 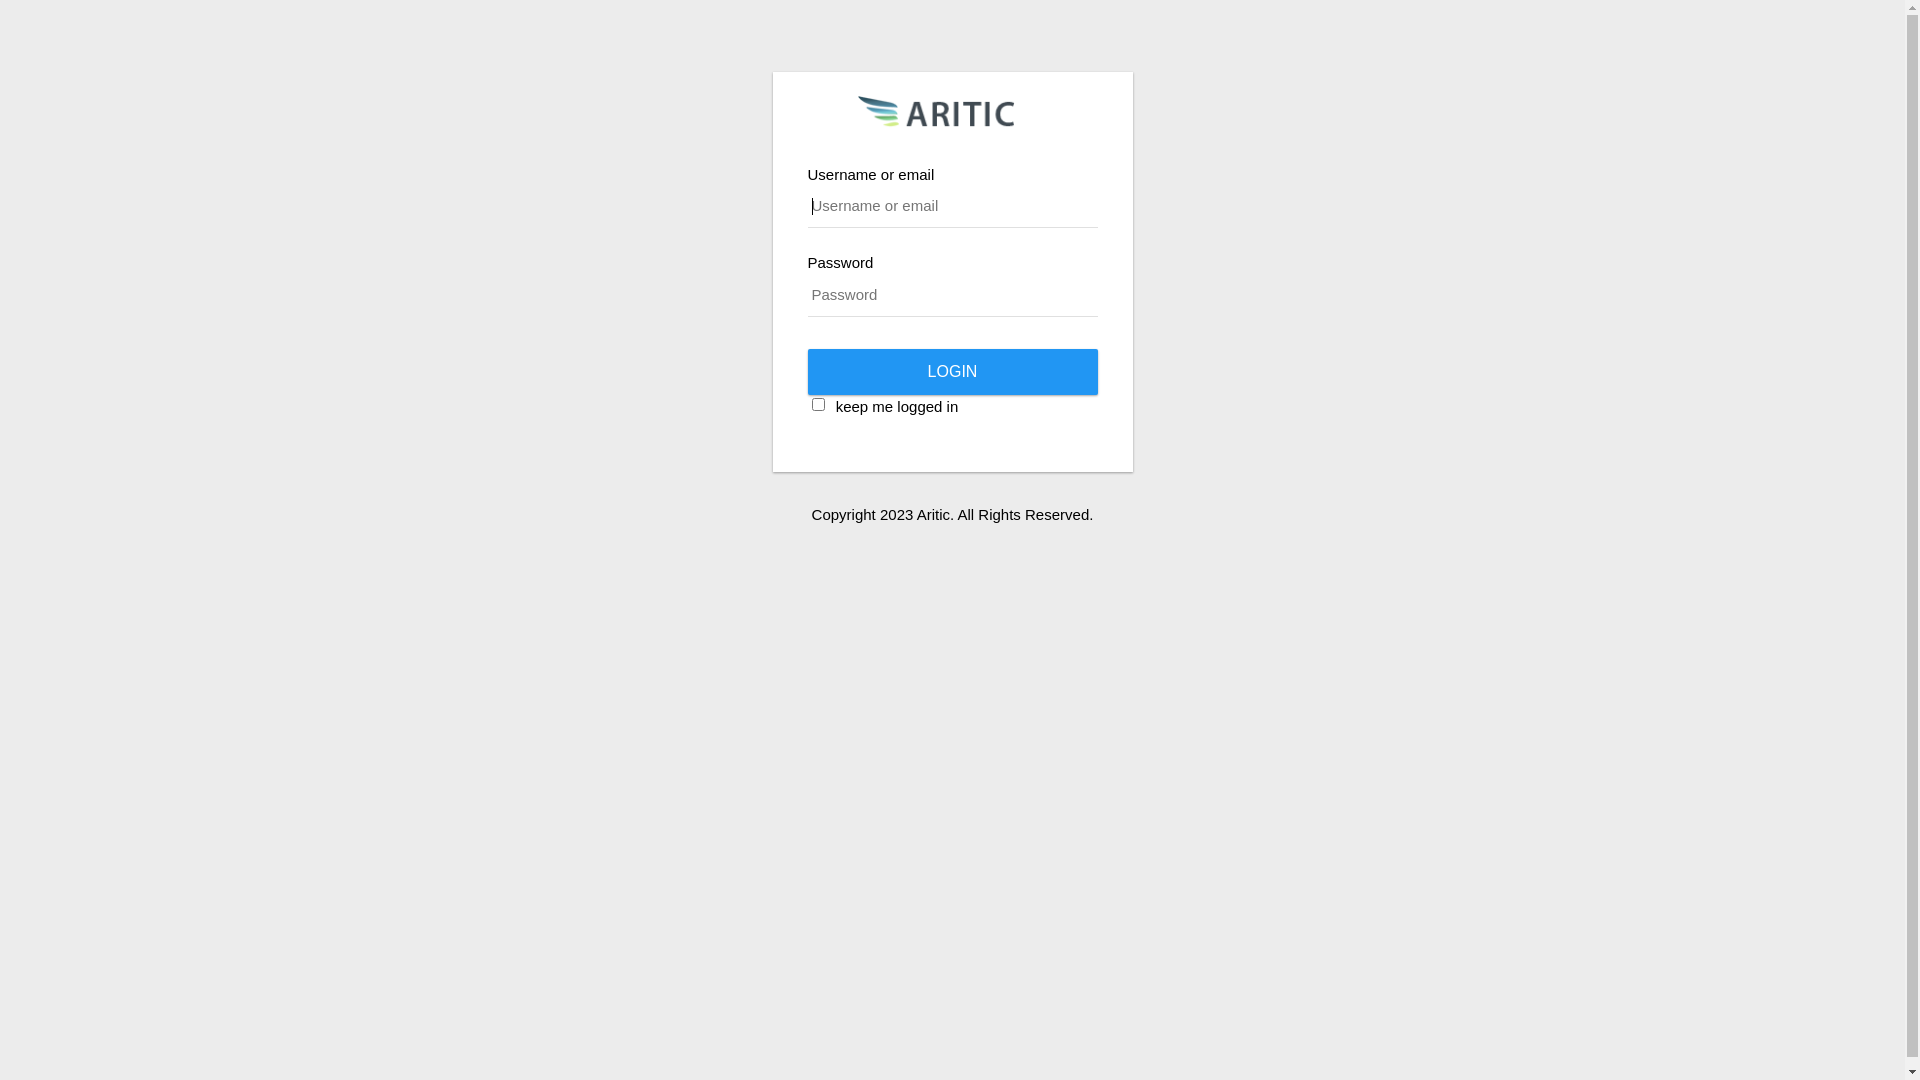 What do you see at coordinates (952, 371) in the screenshot?
I see `'login'` at bounding box center [952, 371].